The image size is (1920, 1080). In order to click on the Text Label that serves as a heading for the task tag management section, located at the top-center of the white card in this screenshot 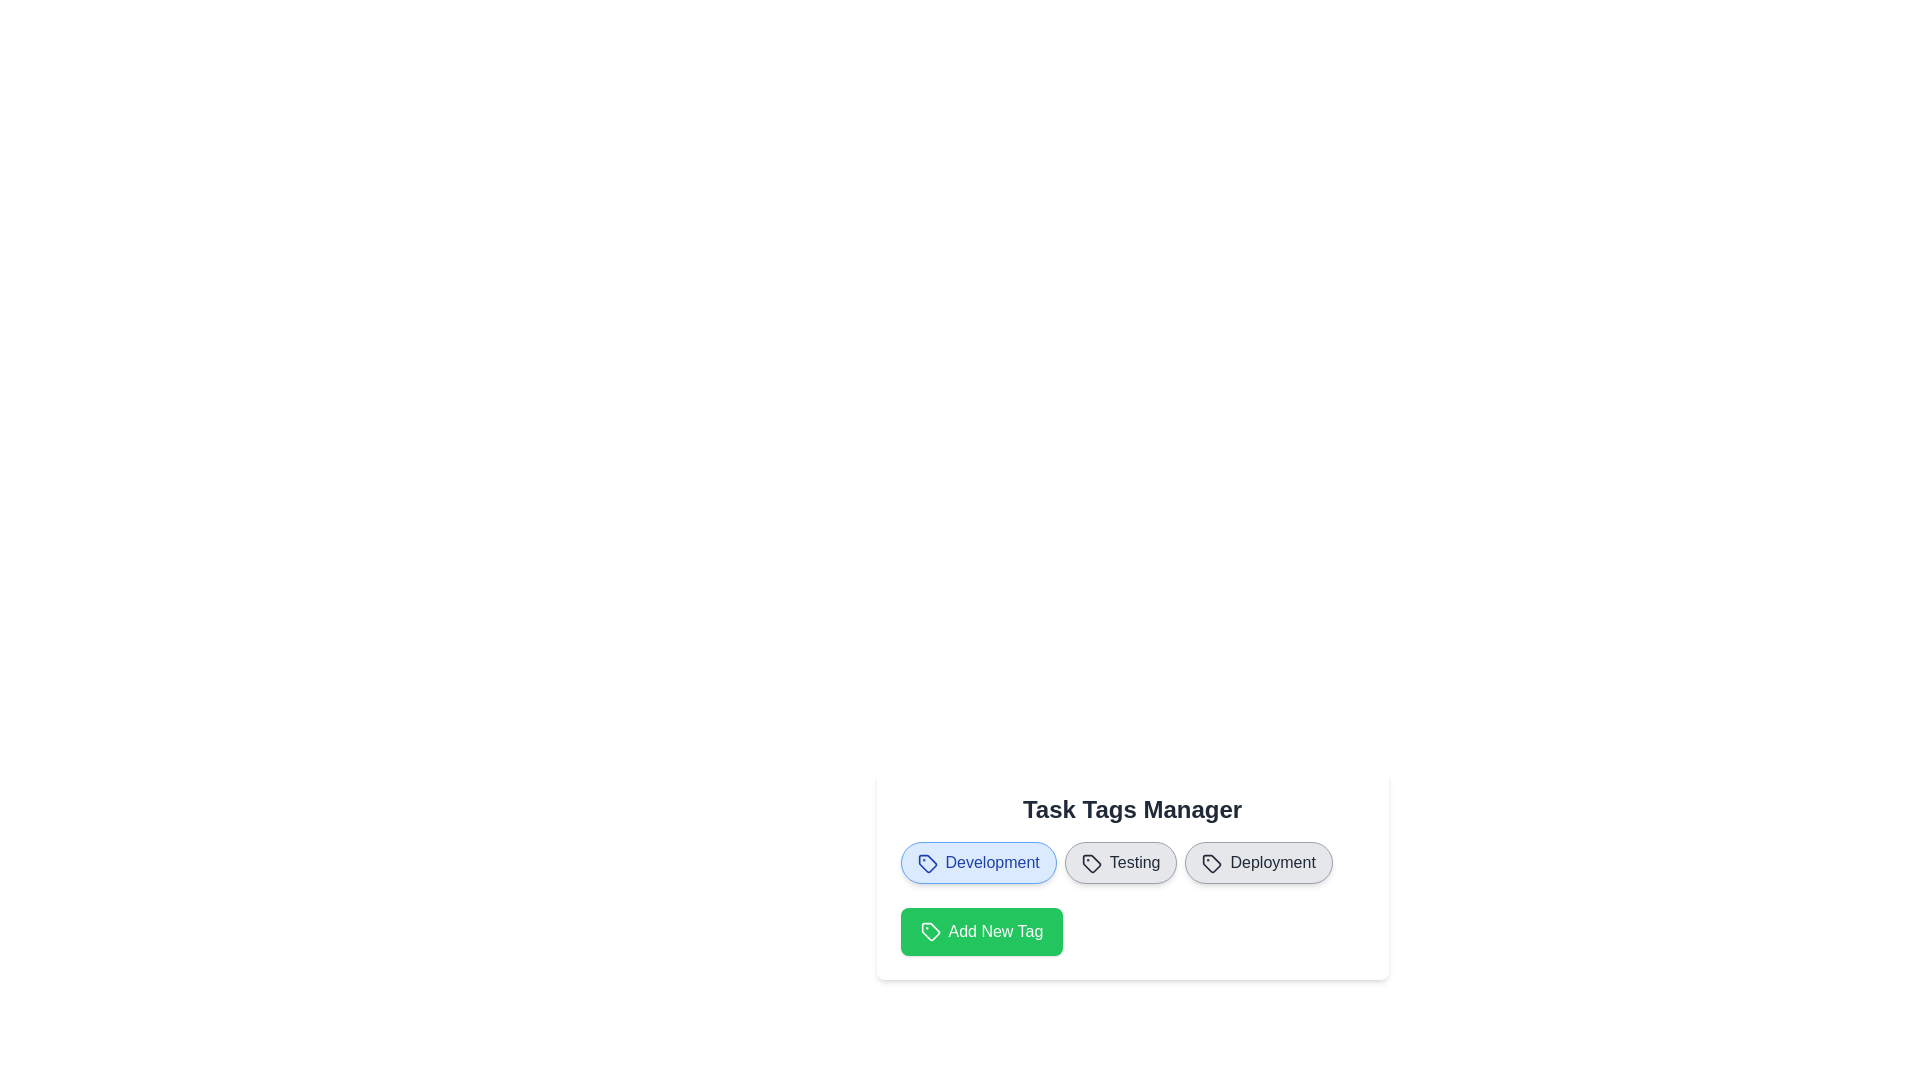, I will do `click(1132, 810)`.